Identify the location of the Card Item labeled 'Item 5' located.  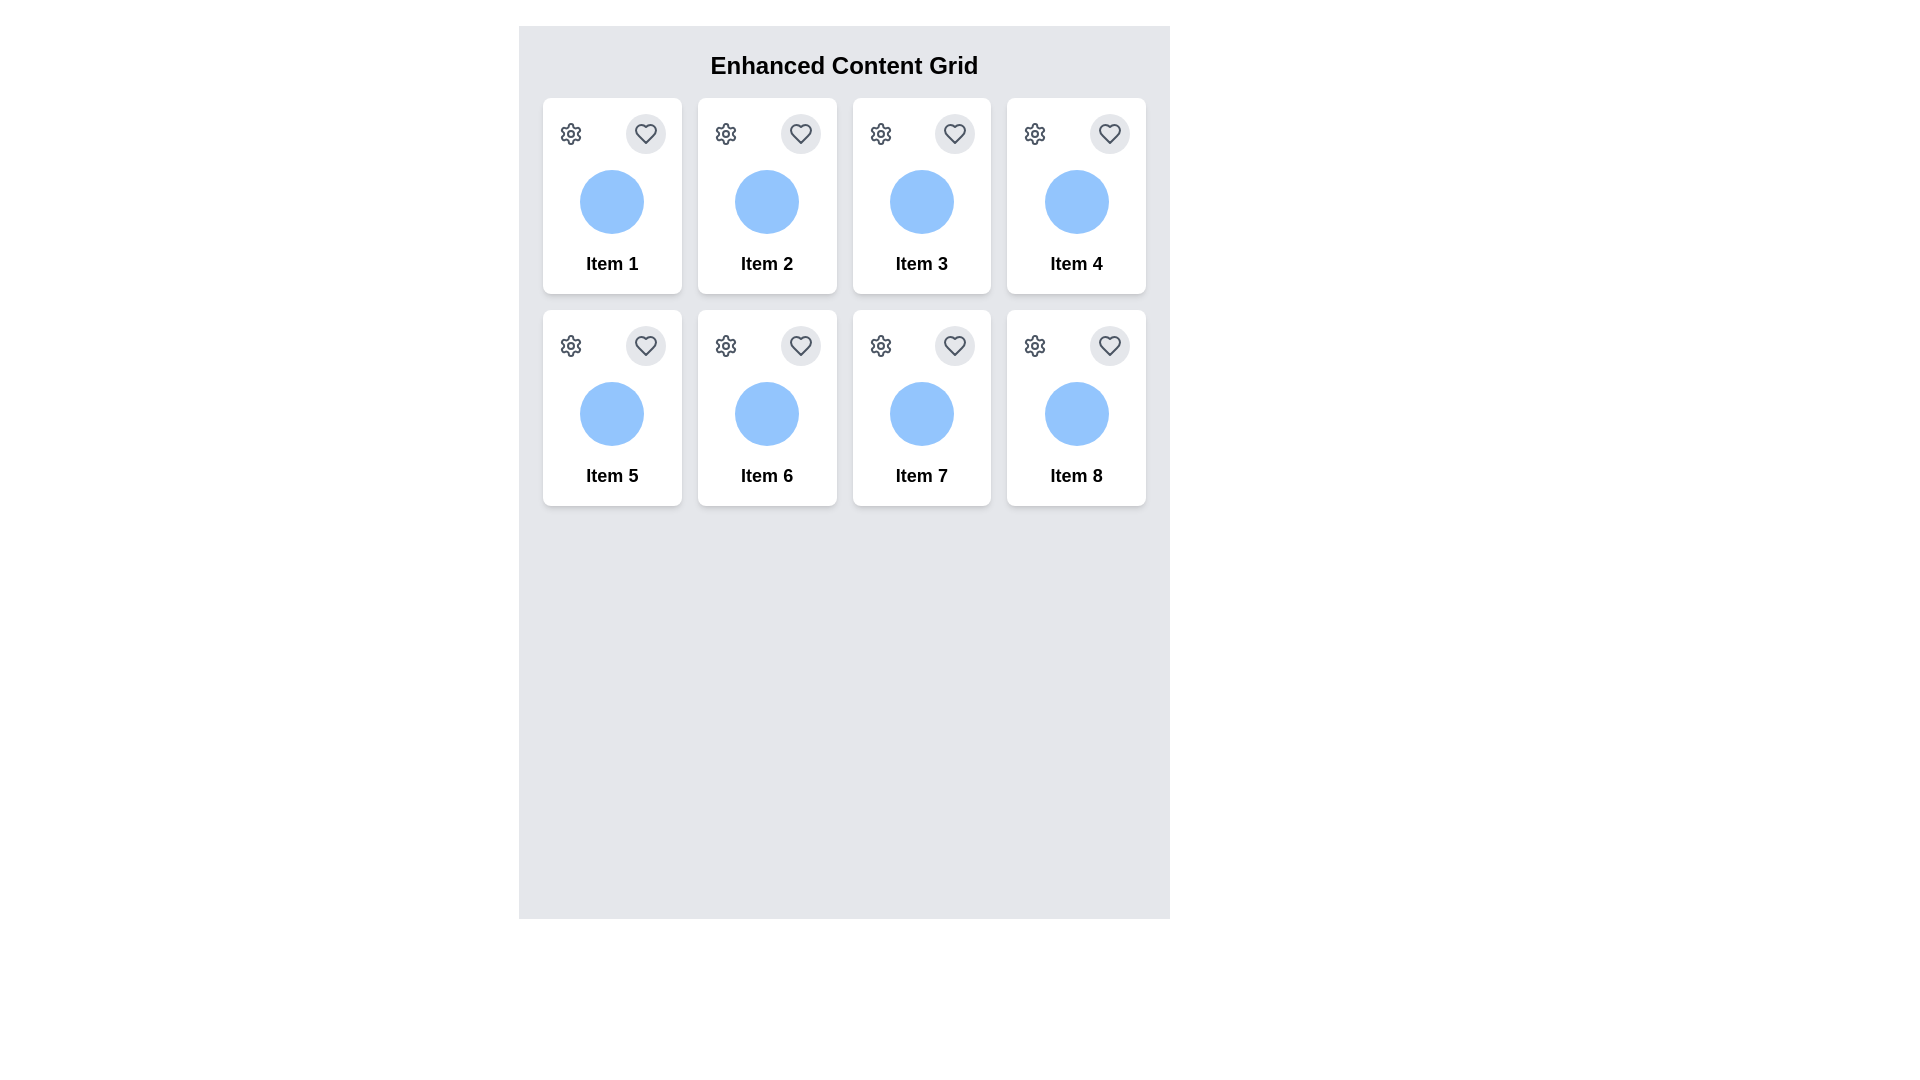
(611, 407).